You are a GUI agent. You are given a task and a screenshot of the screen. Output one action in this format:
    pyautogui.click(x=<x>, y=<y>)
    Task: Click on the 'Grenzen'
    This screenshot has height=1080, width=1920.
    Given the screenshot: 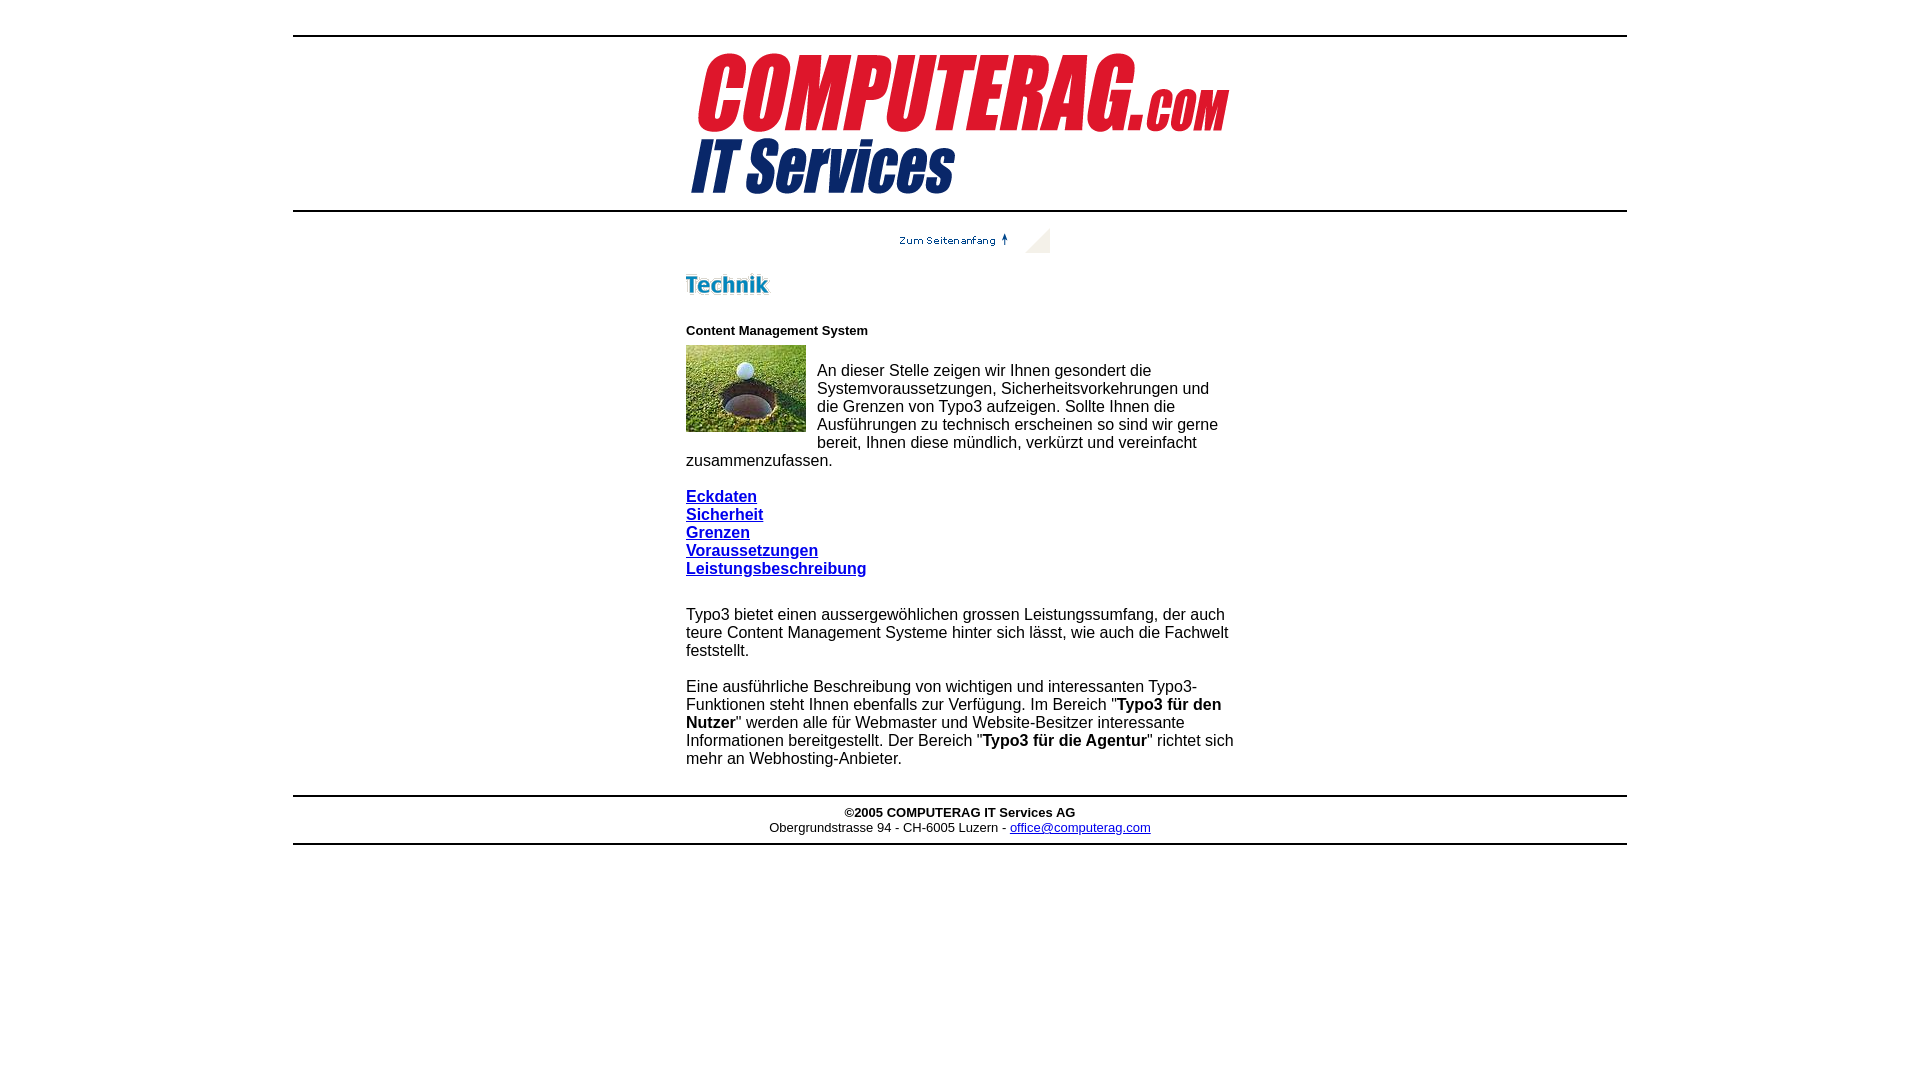 What is the action you would take?
    pyautogui.click(x=718, y=531)
    